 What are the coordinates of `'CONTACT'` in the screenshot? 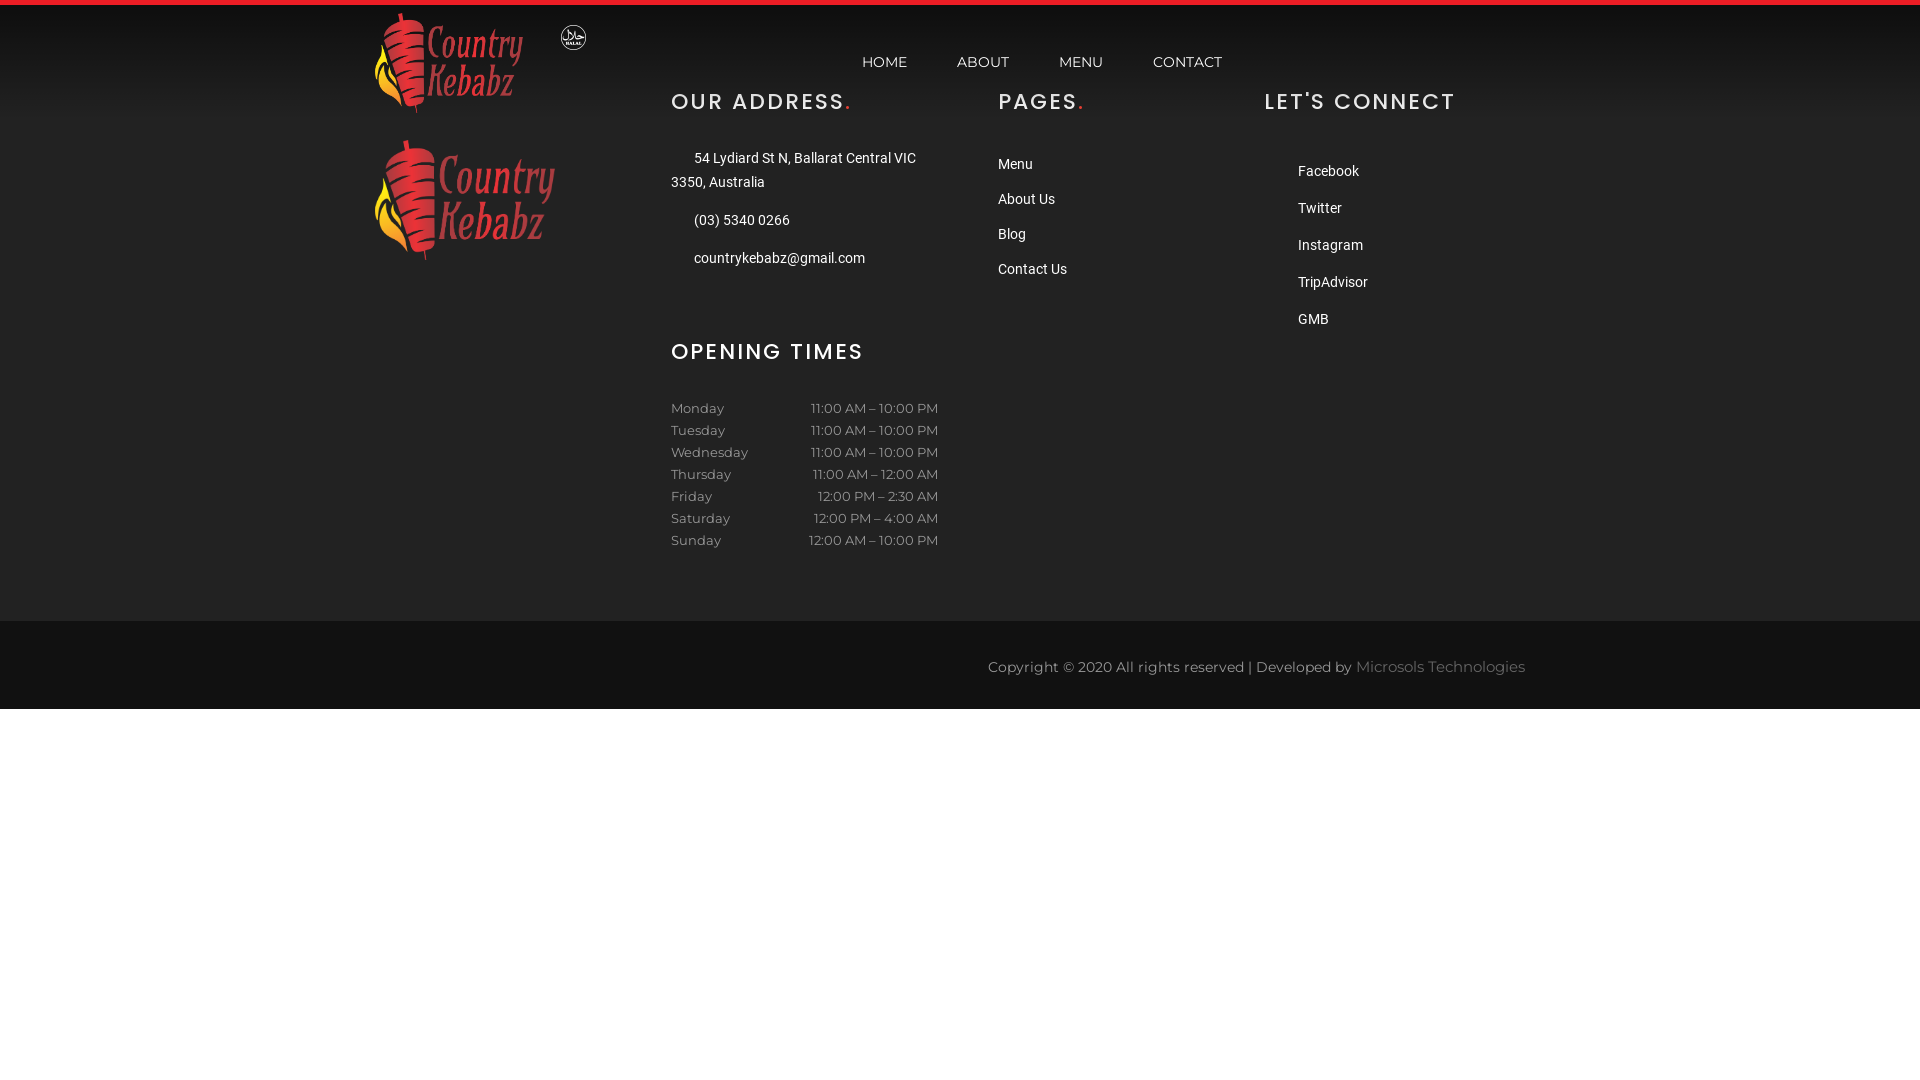 It's located at (1187, 61).